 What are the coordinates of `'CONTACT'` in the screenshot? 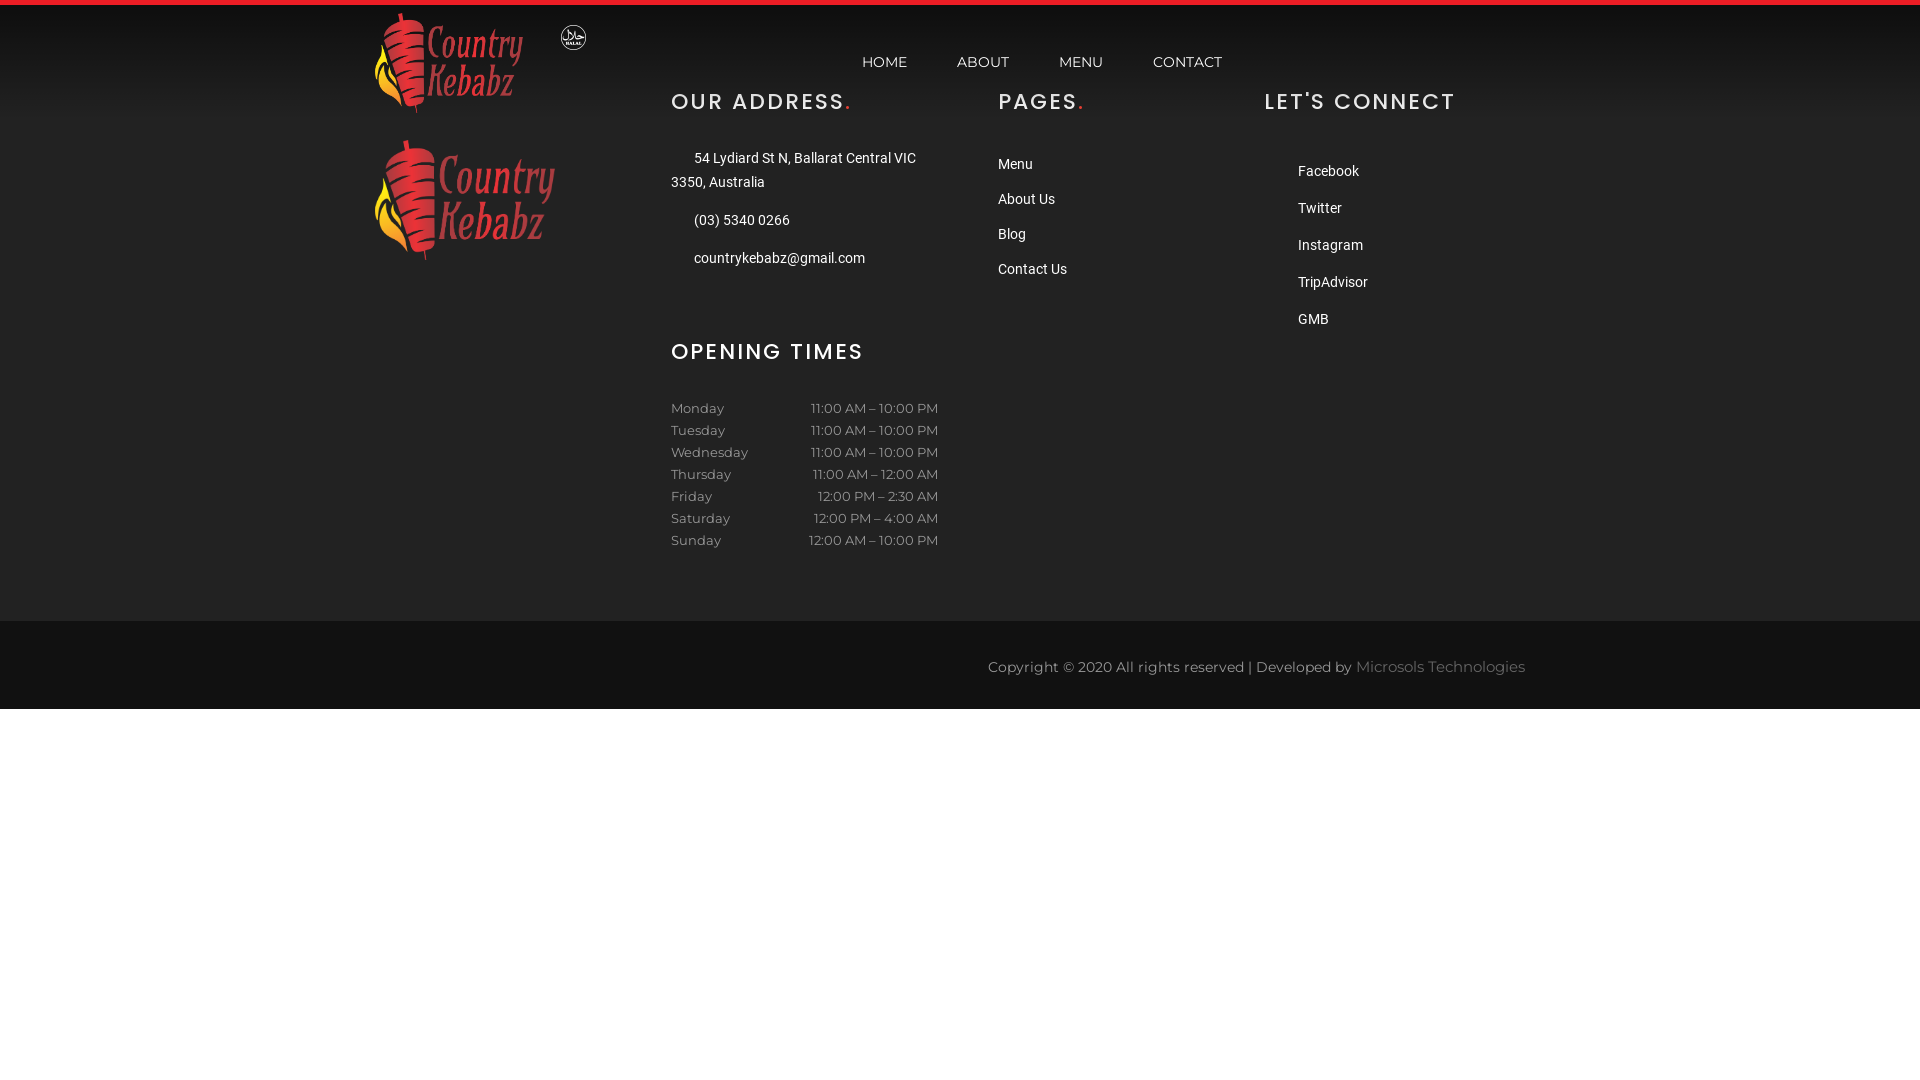 It's located at (1187, 61).